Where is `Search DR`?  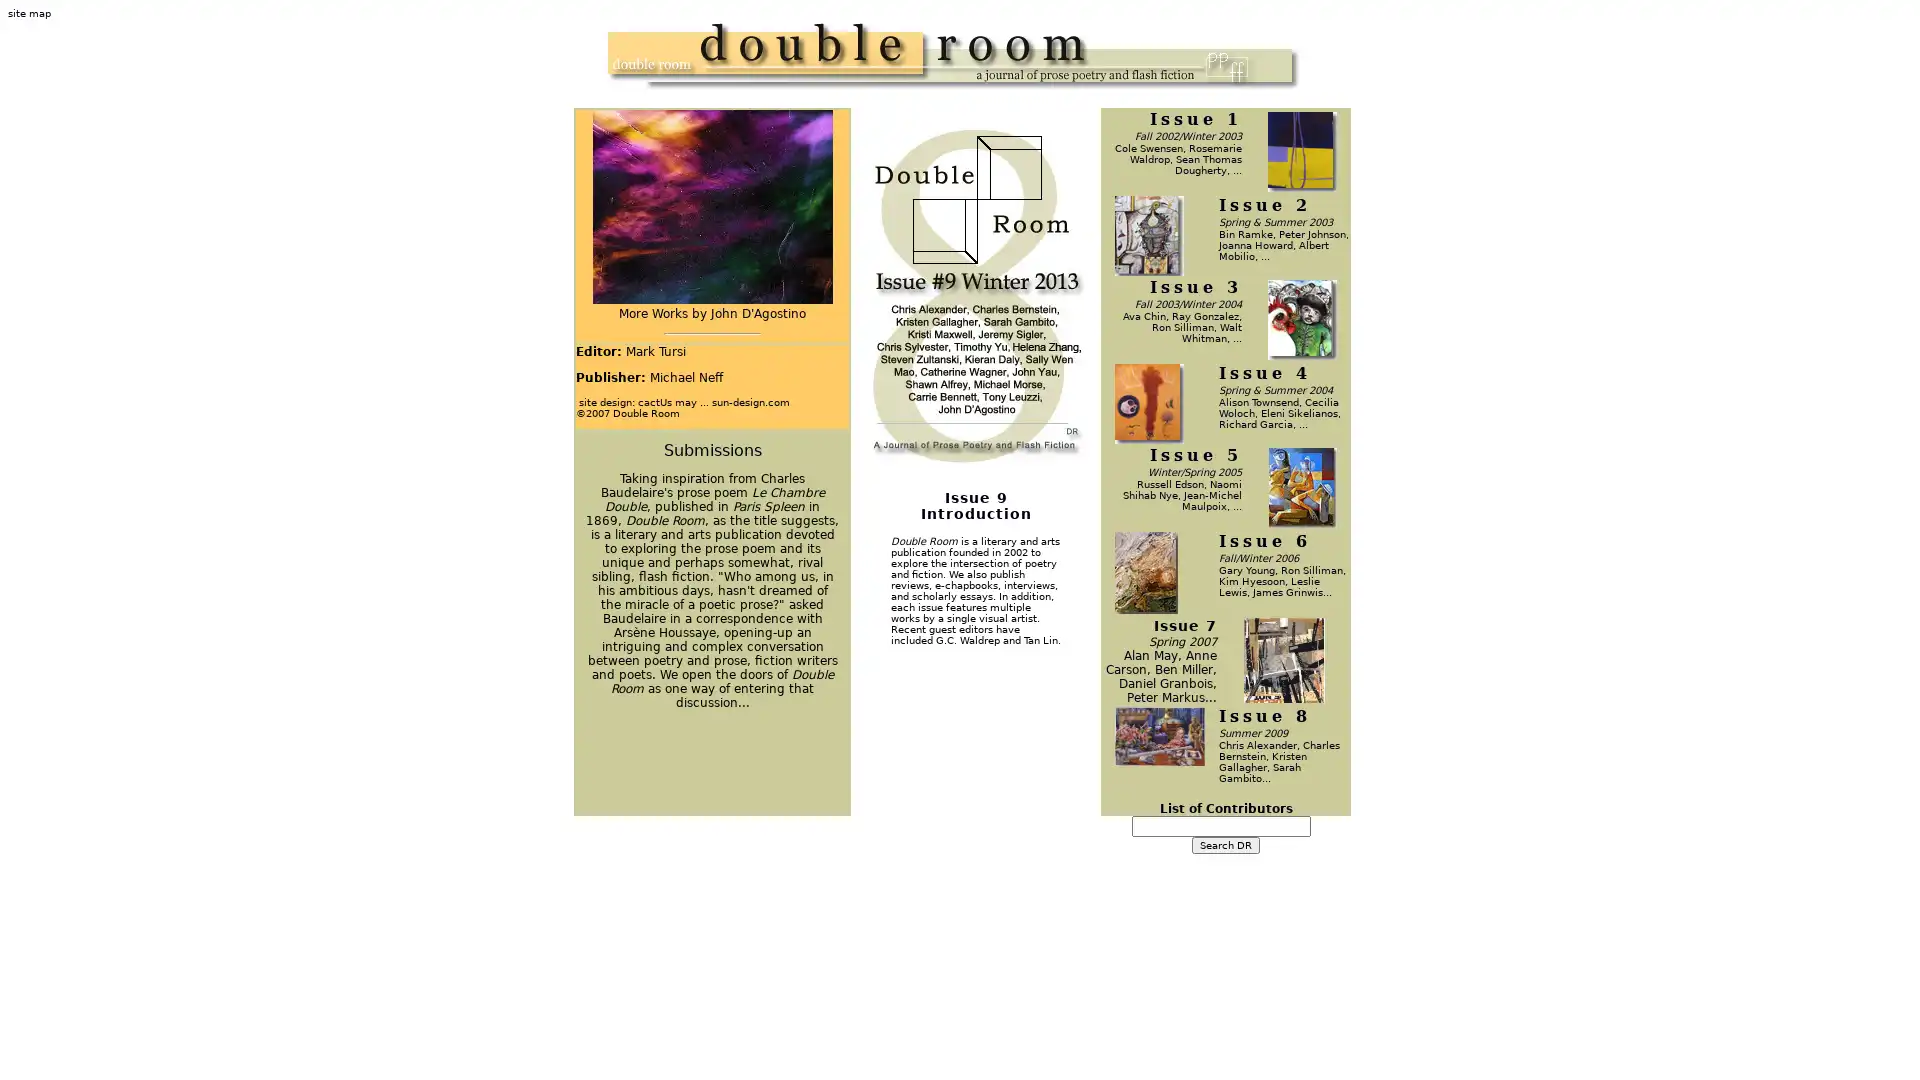 Search DR is located at coordinates (1224, 845).